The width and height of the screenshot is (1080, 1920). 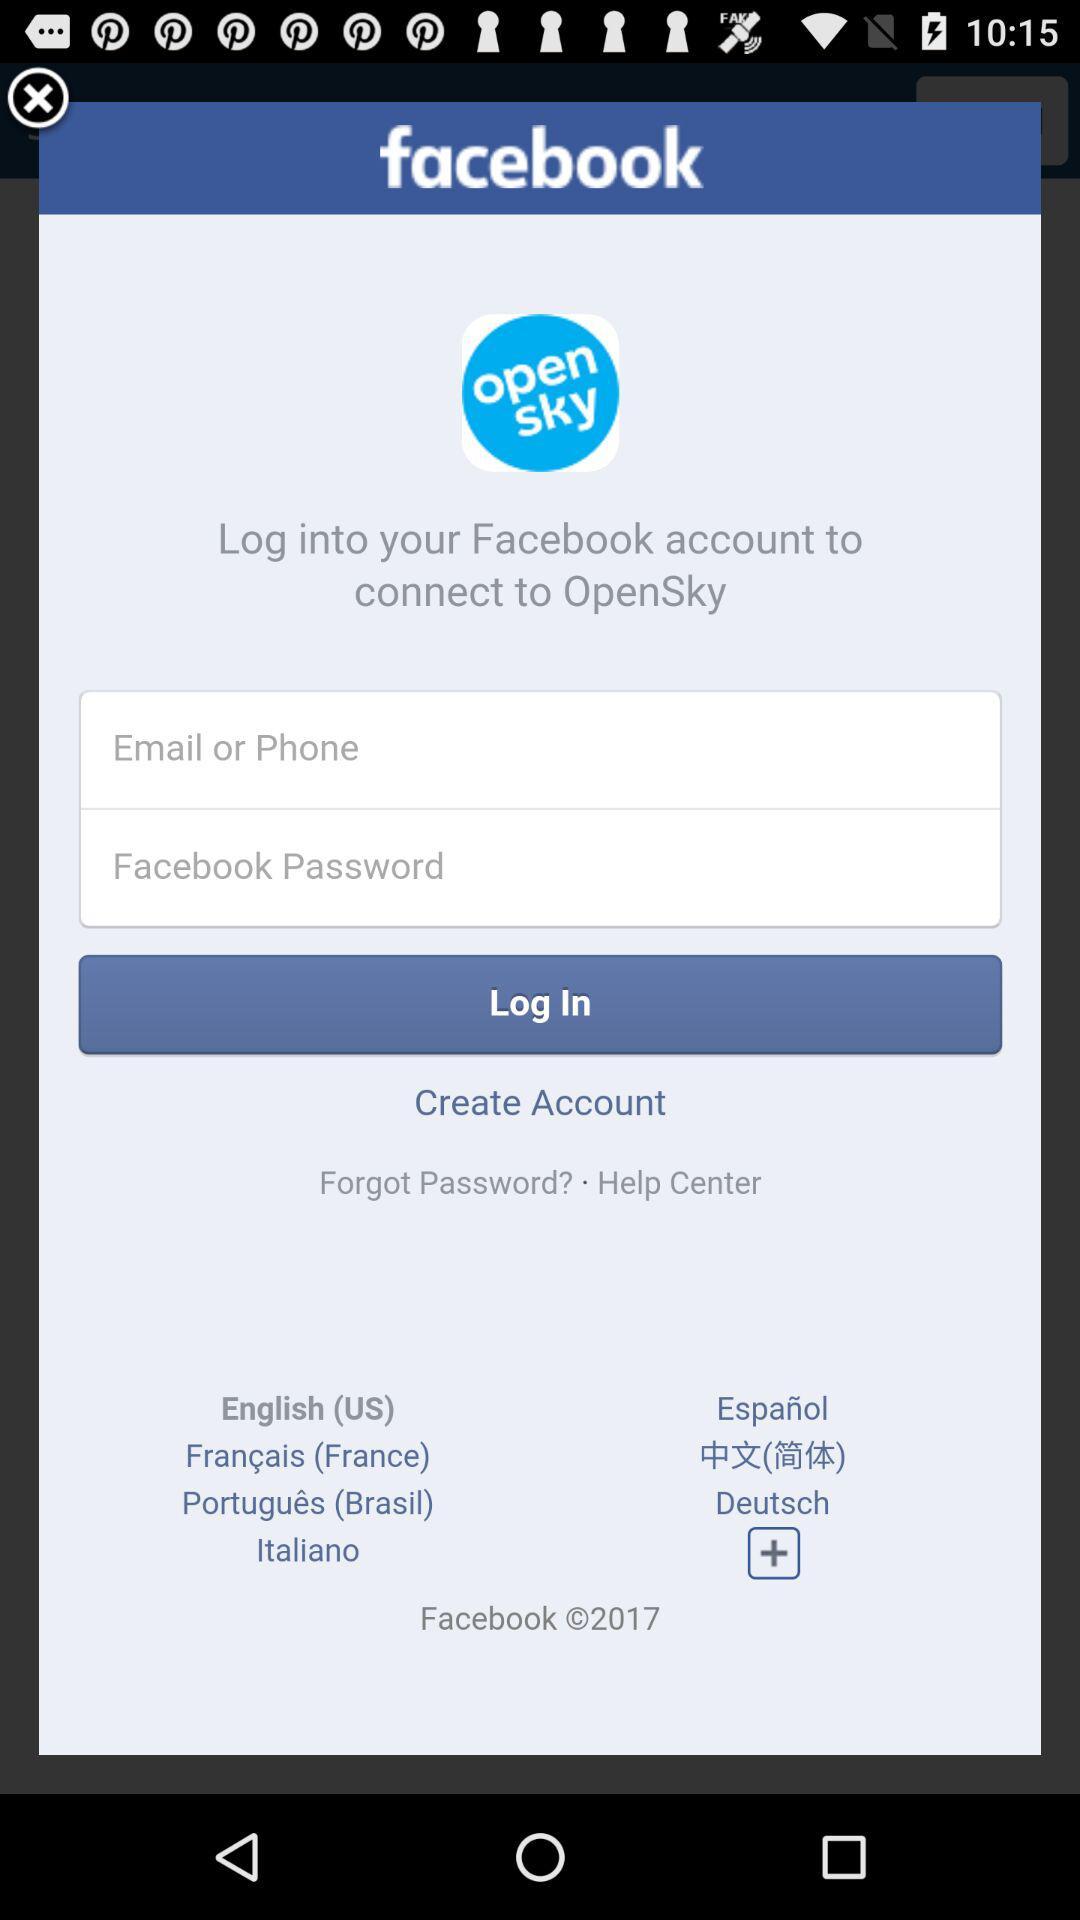 I want to click on the close icon, so click(x=38, y=107).